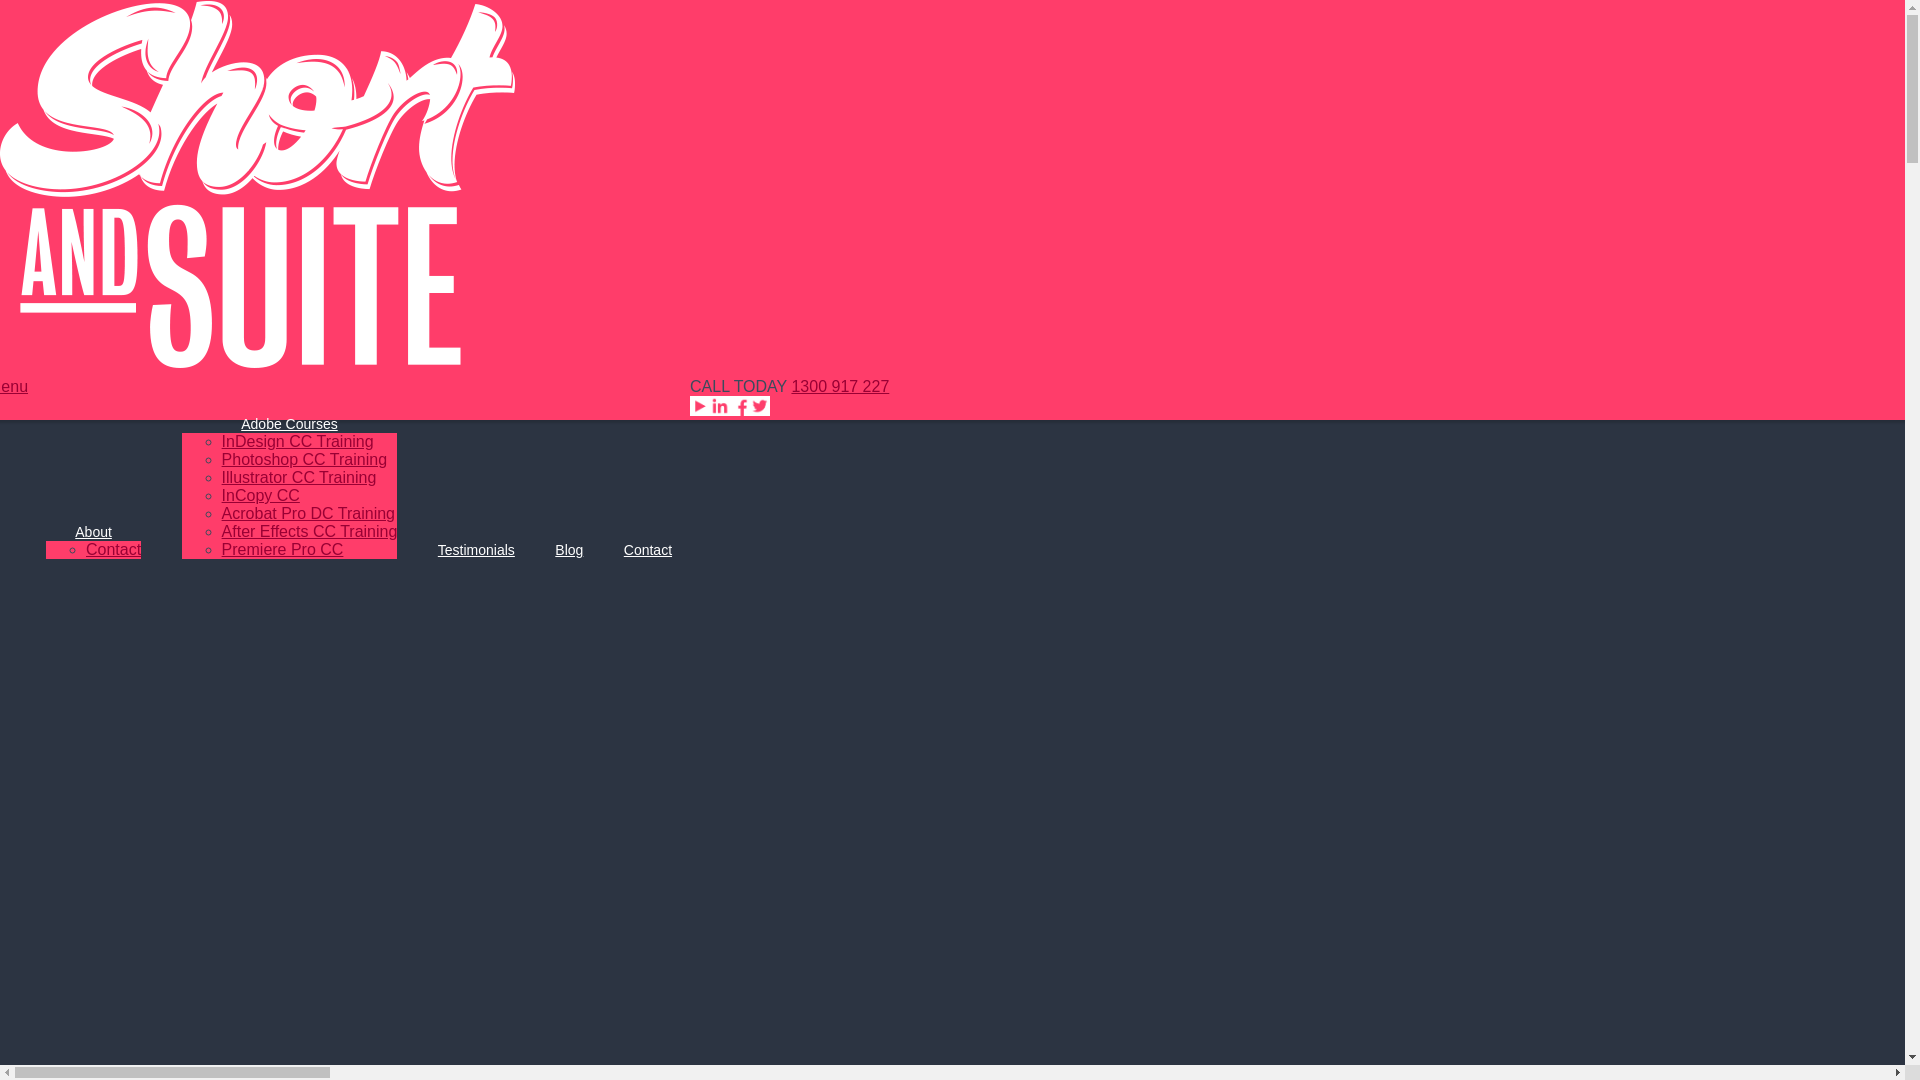  I want to click on 'Blog', so click(568, 550).